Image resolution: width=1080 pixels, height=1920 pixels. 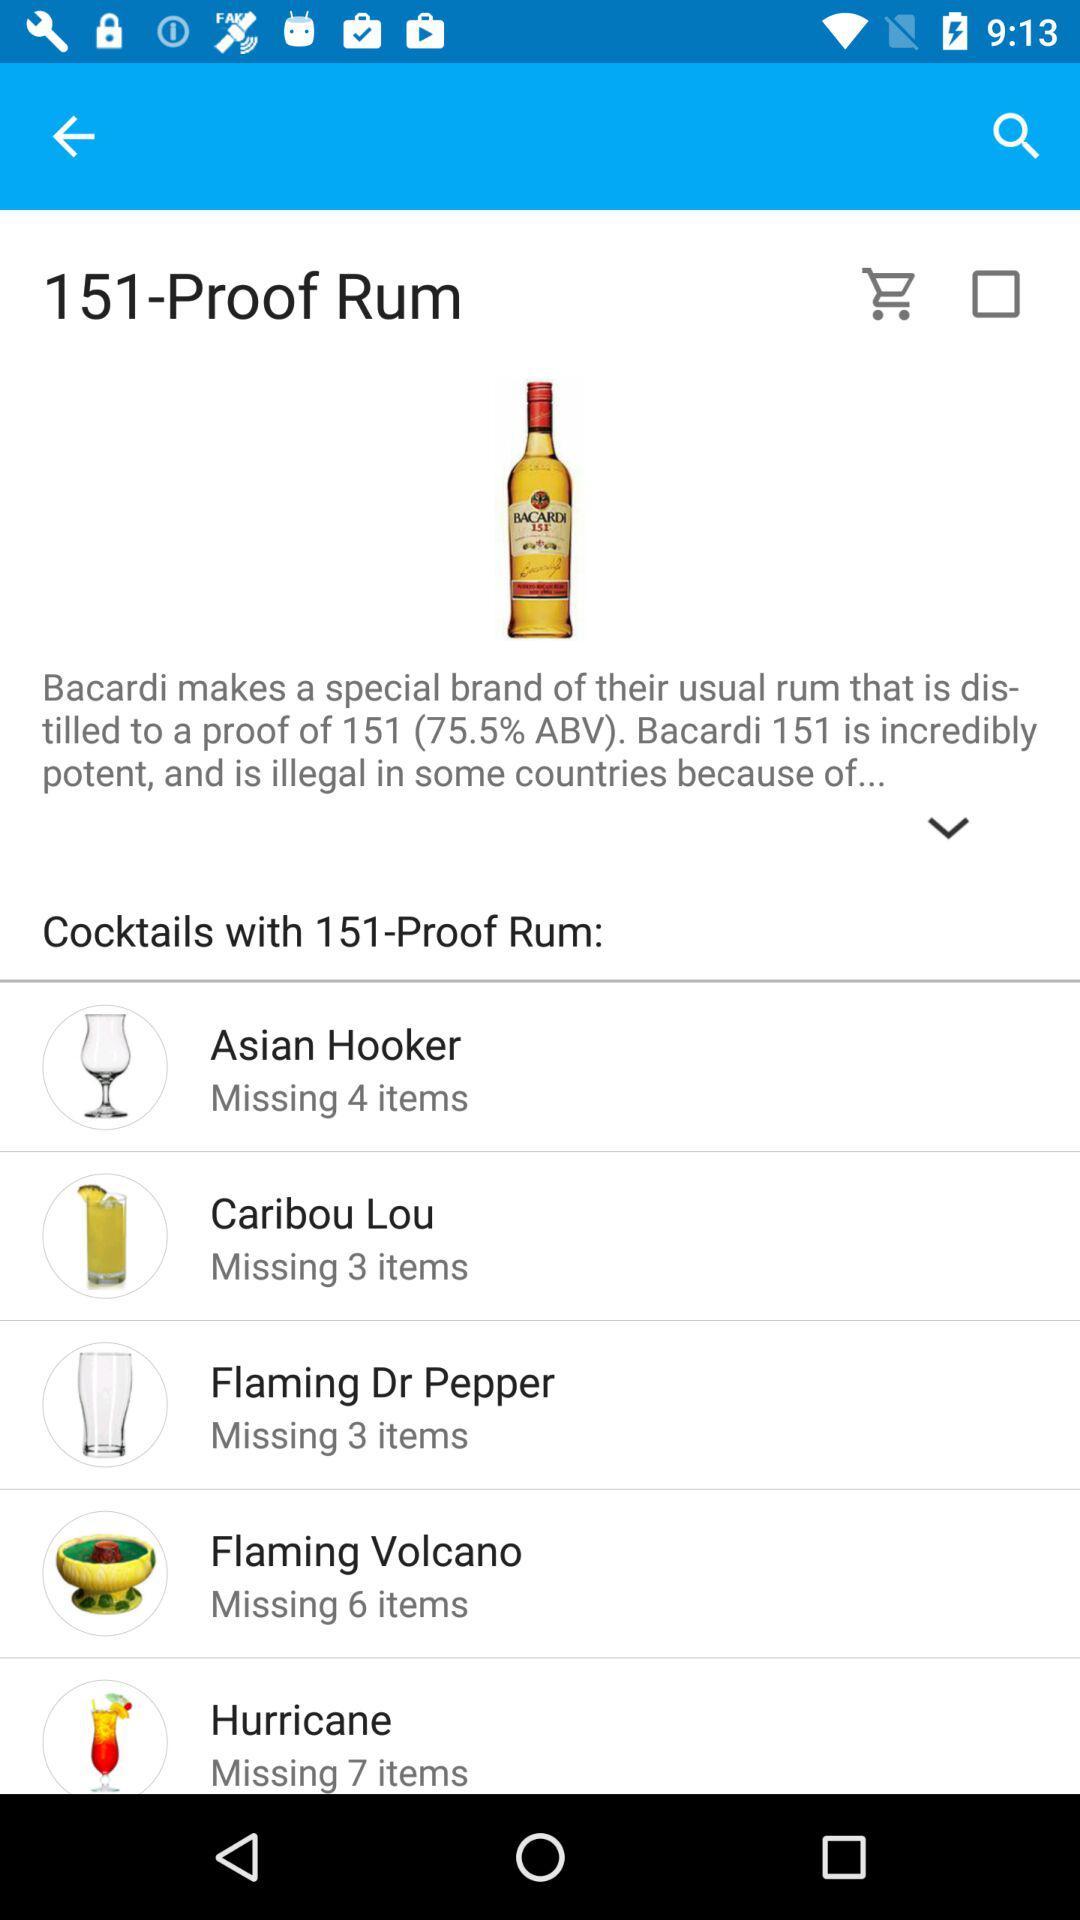 I want to click on the picture of sample, so click(x=538, y=509).